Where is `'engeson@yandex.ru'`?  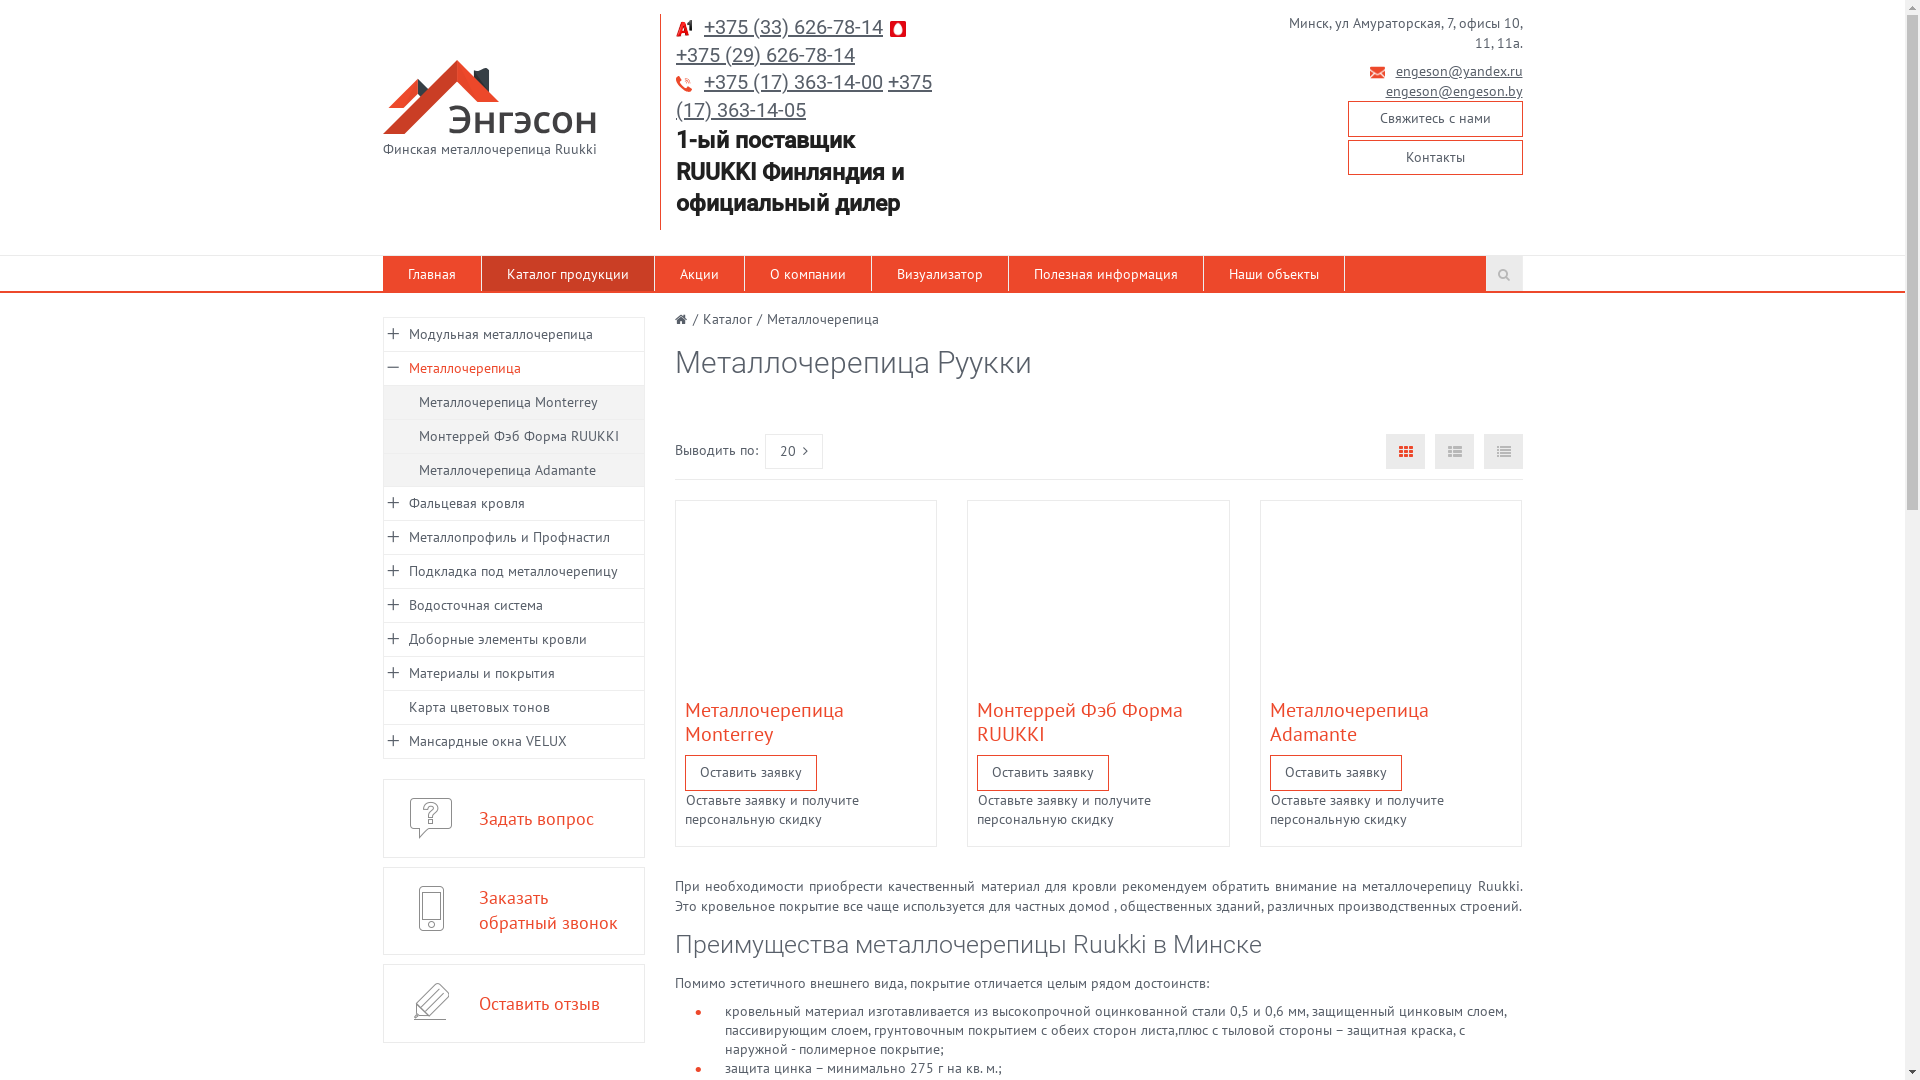
'engeson@yandex.ru' is located at coordinates (1459, 69).